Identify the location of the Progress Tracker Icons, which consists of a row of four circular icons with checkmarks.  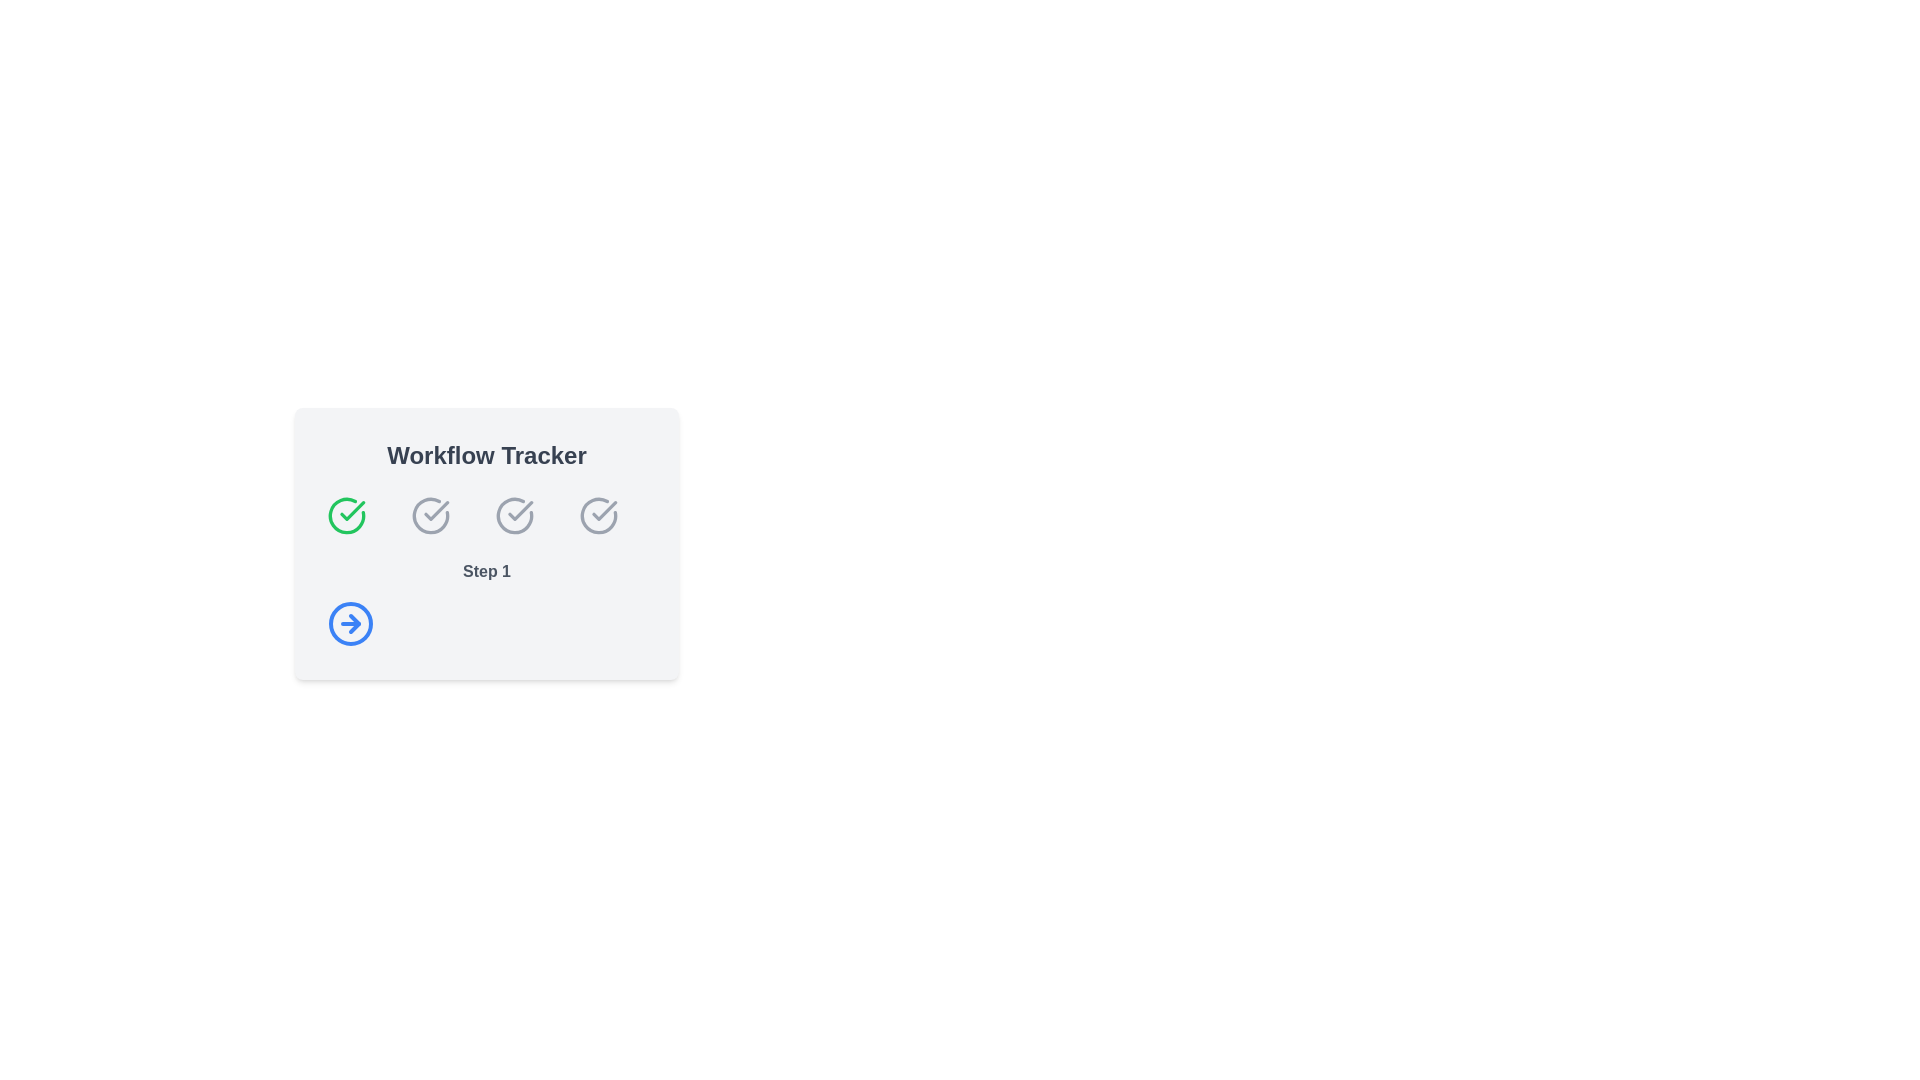
(486, 515).